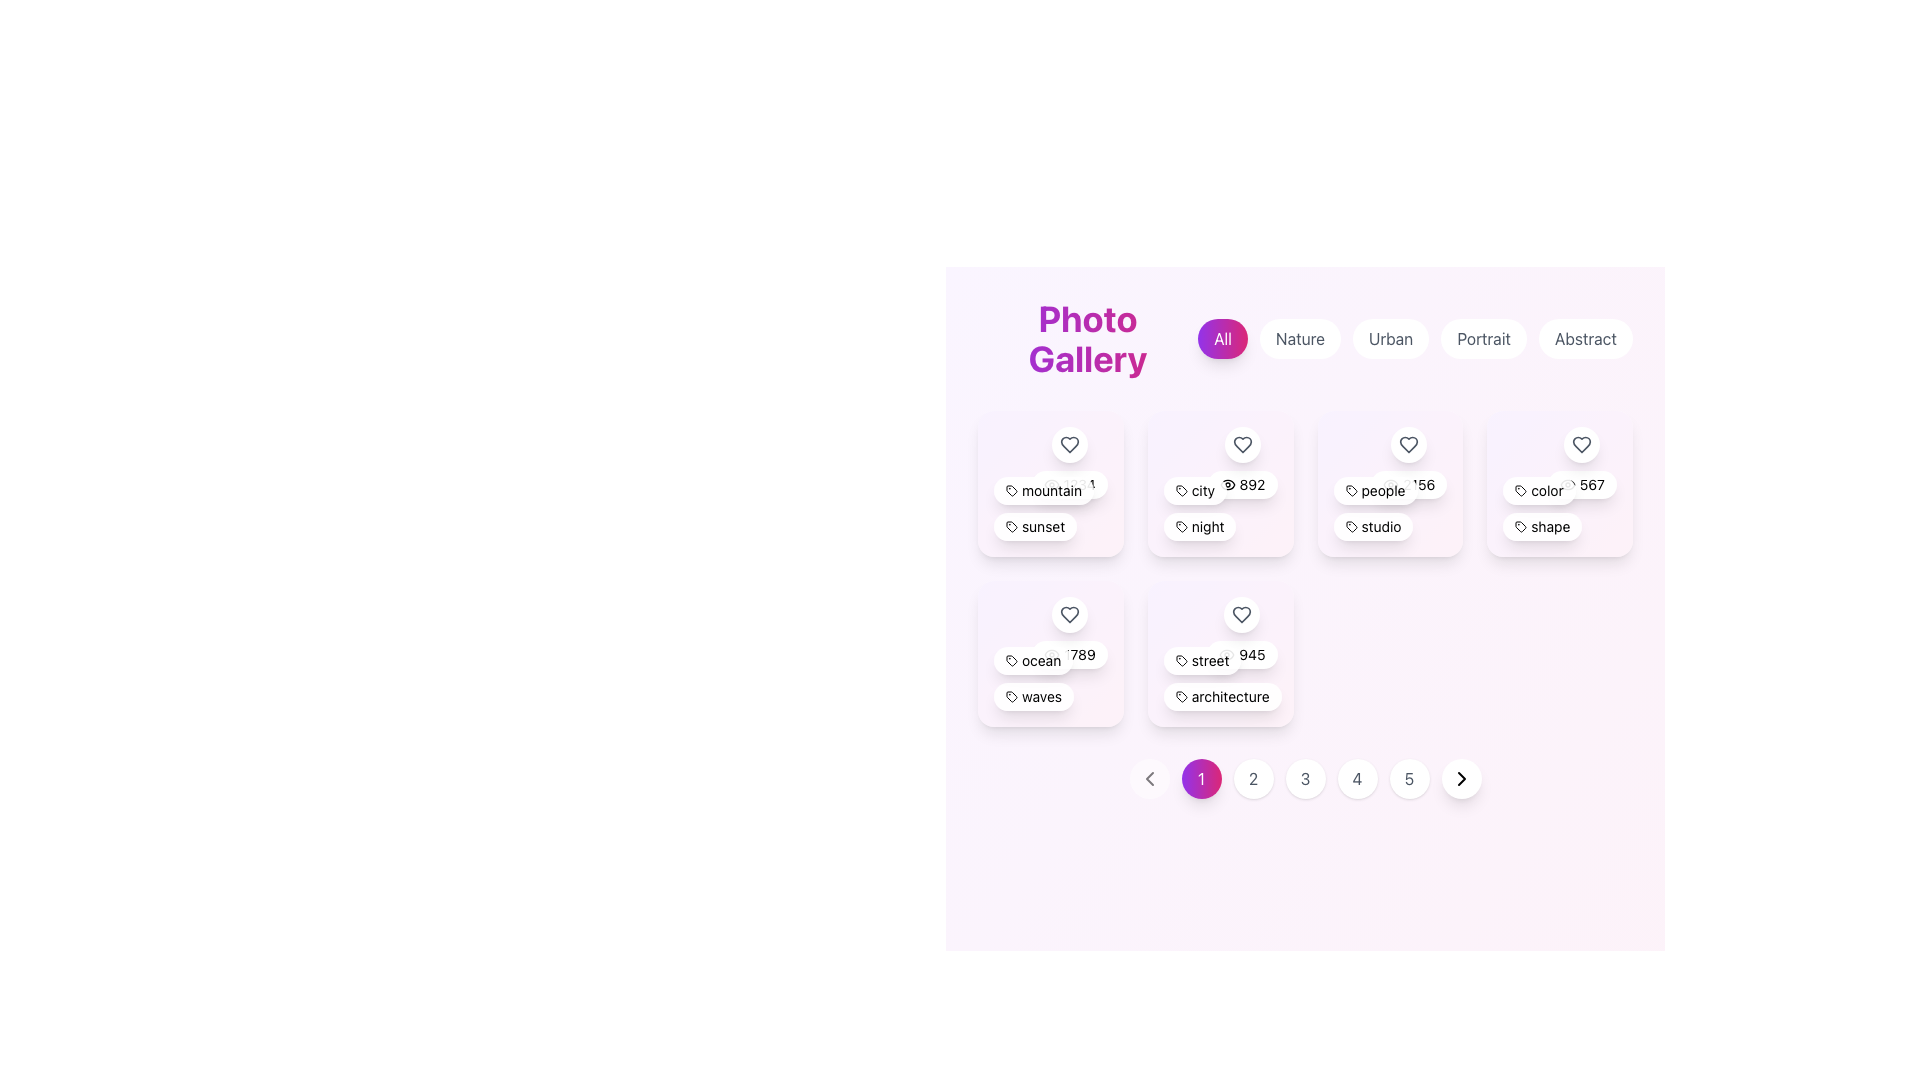 Image resolution: width=1920 pixels, height=1080 pixels. Describe the element at coordinates (1068, 443) in the screenshot. I see `the heart icon with a hollow outline located in the top-left corner of the first card in the grid` at that location.